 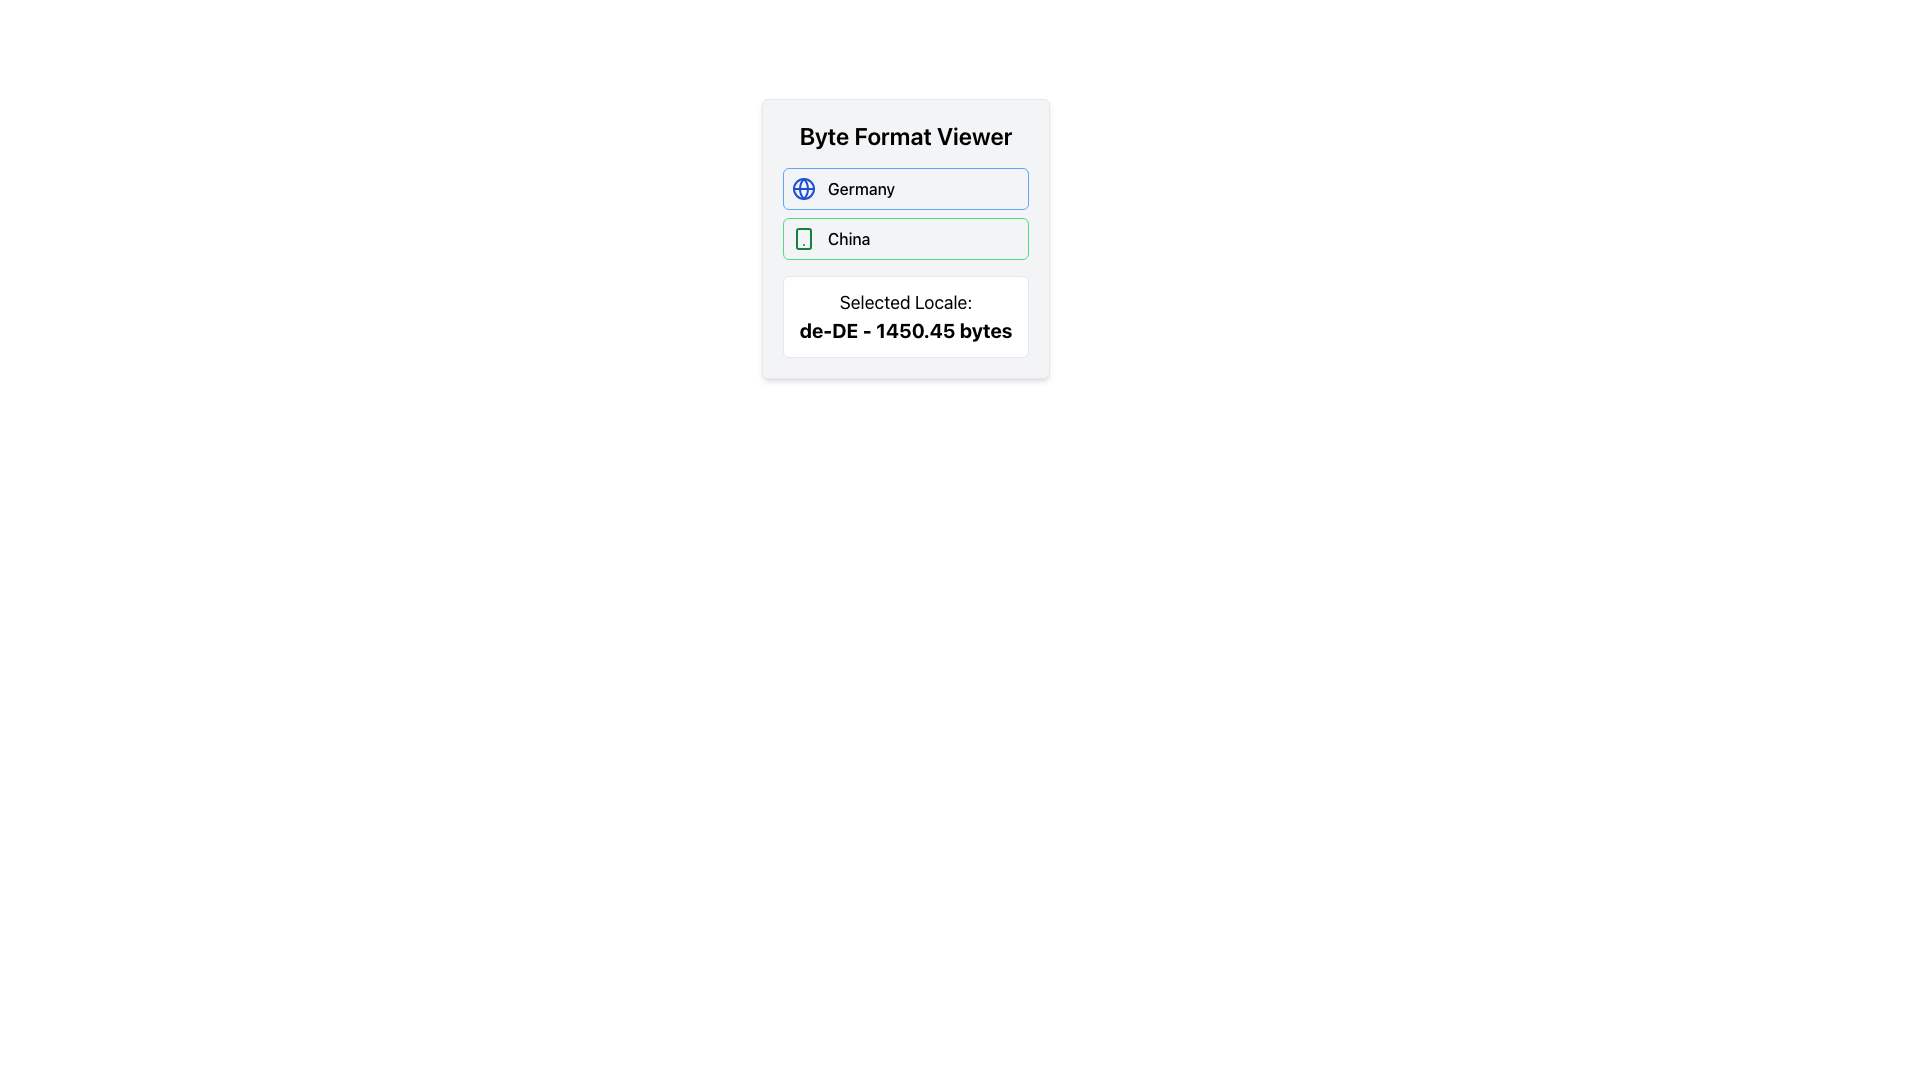 I want to click on the text label displaying 'de-DE - 1450.45 bytes' located below the 'Selected Locale:' label, so click(x=905, y=329).